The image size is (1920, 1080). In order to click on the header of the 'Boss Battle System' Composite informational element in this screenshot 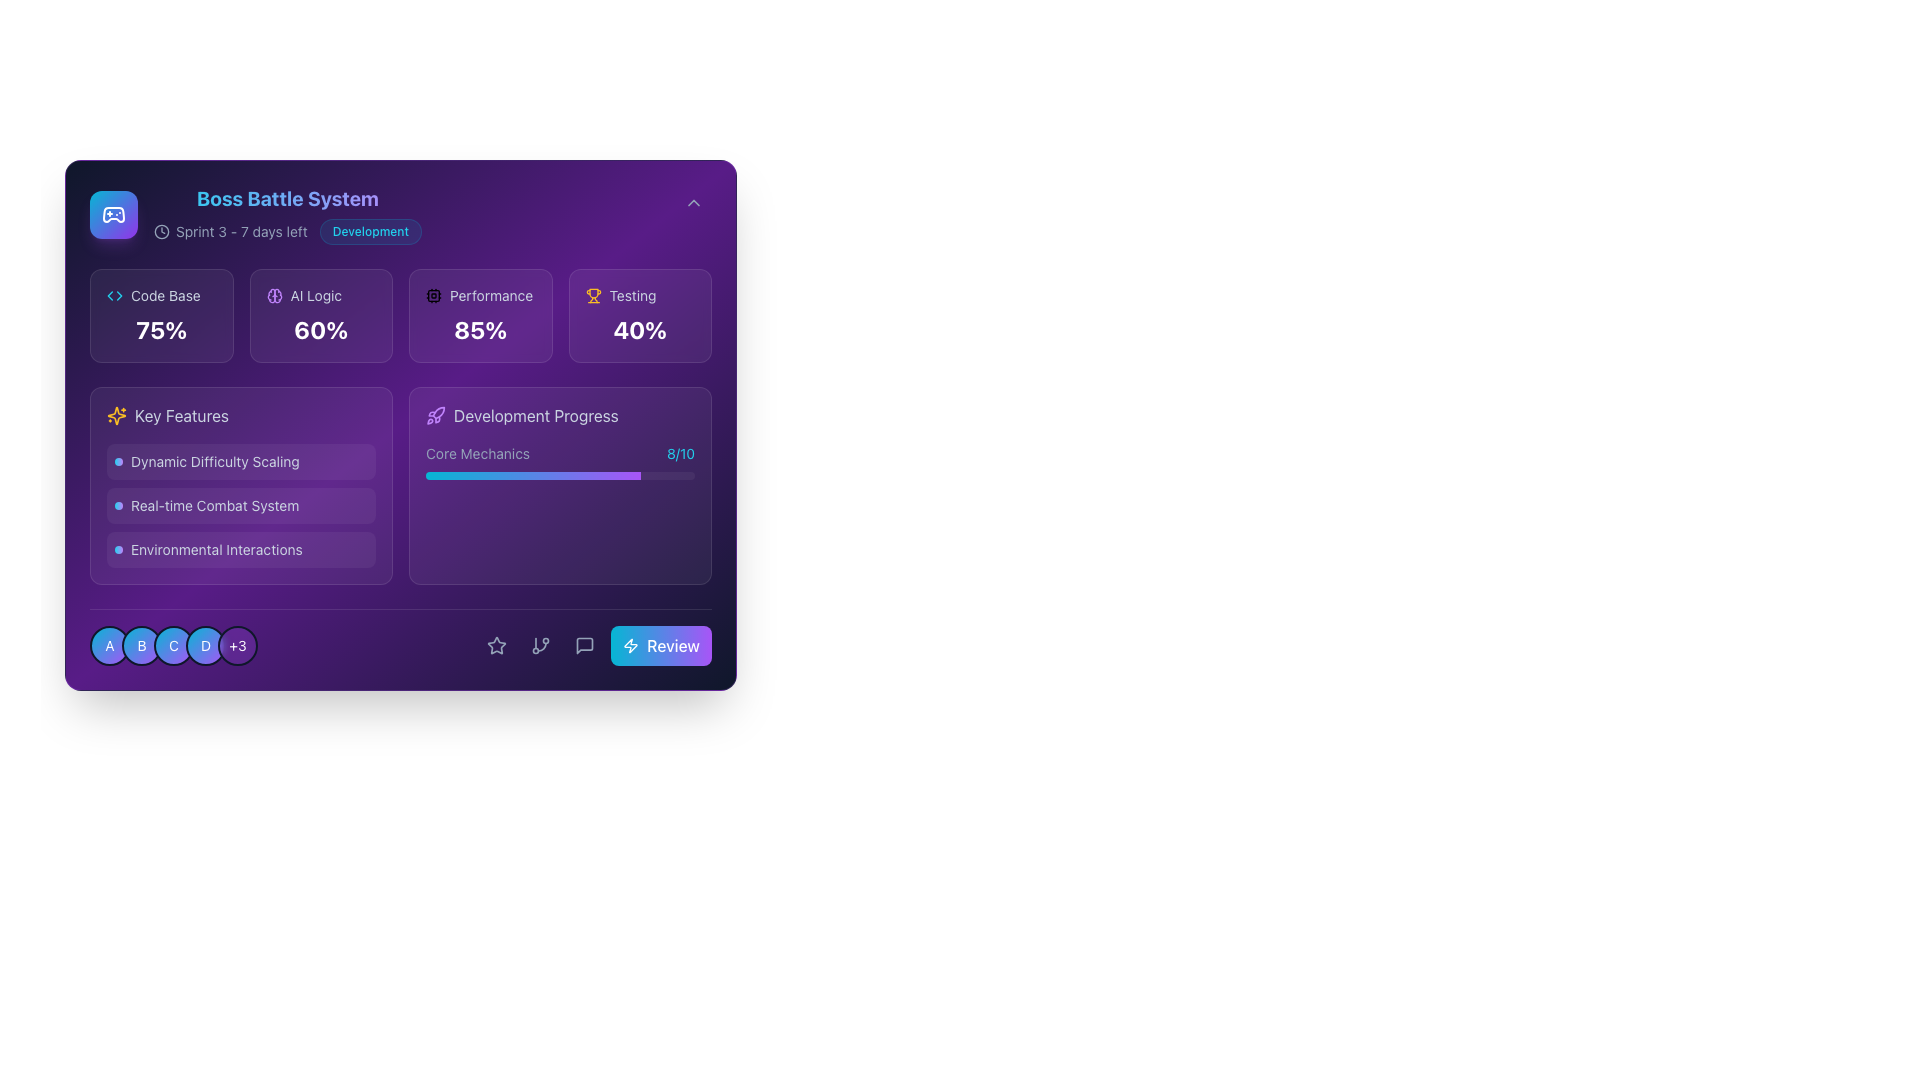, I will do `click(287, 215)`.